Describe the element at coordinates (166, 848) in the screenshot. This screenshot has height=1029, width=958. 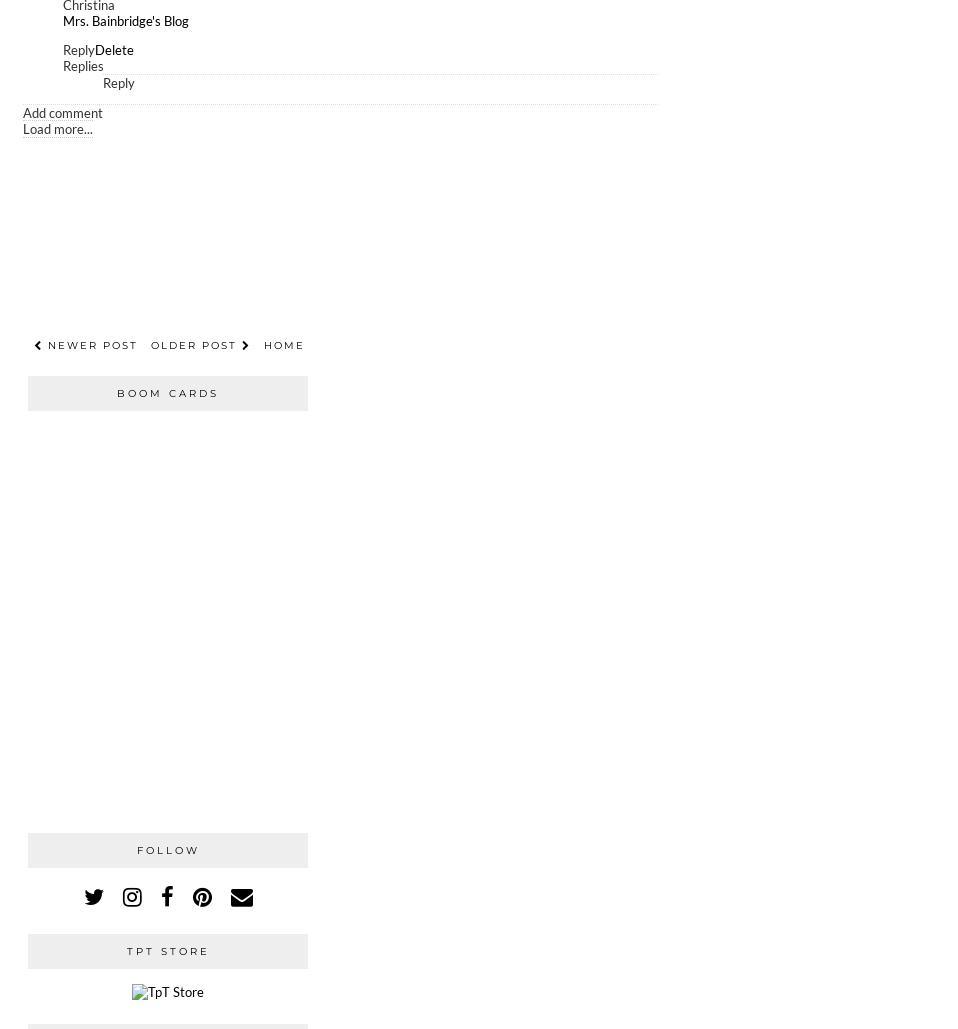
I see `'Follow'` at that location.